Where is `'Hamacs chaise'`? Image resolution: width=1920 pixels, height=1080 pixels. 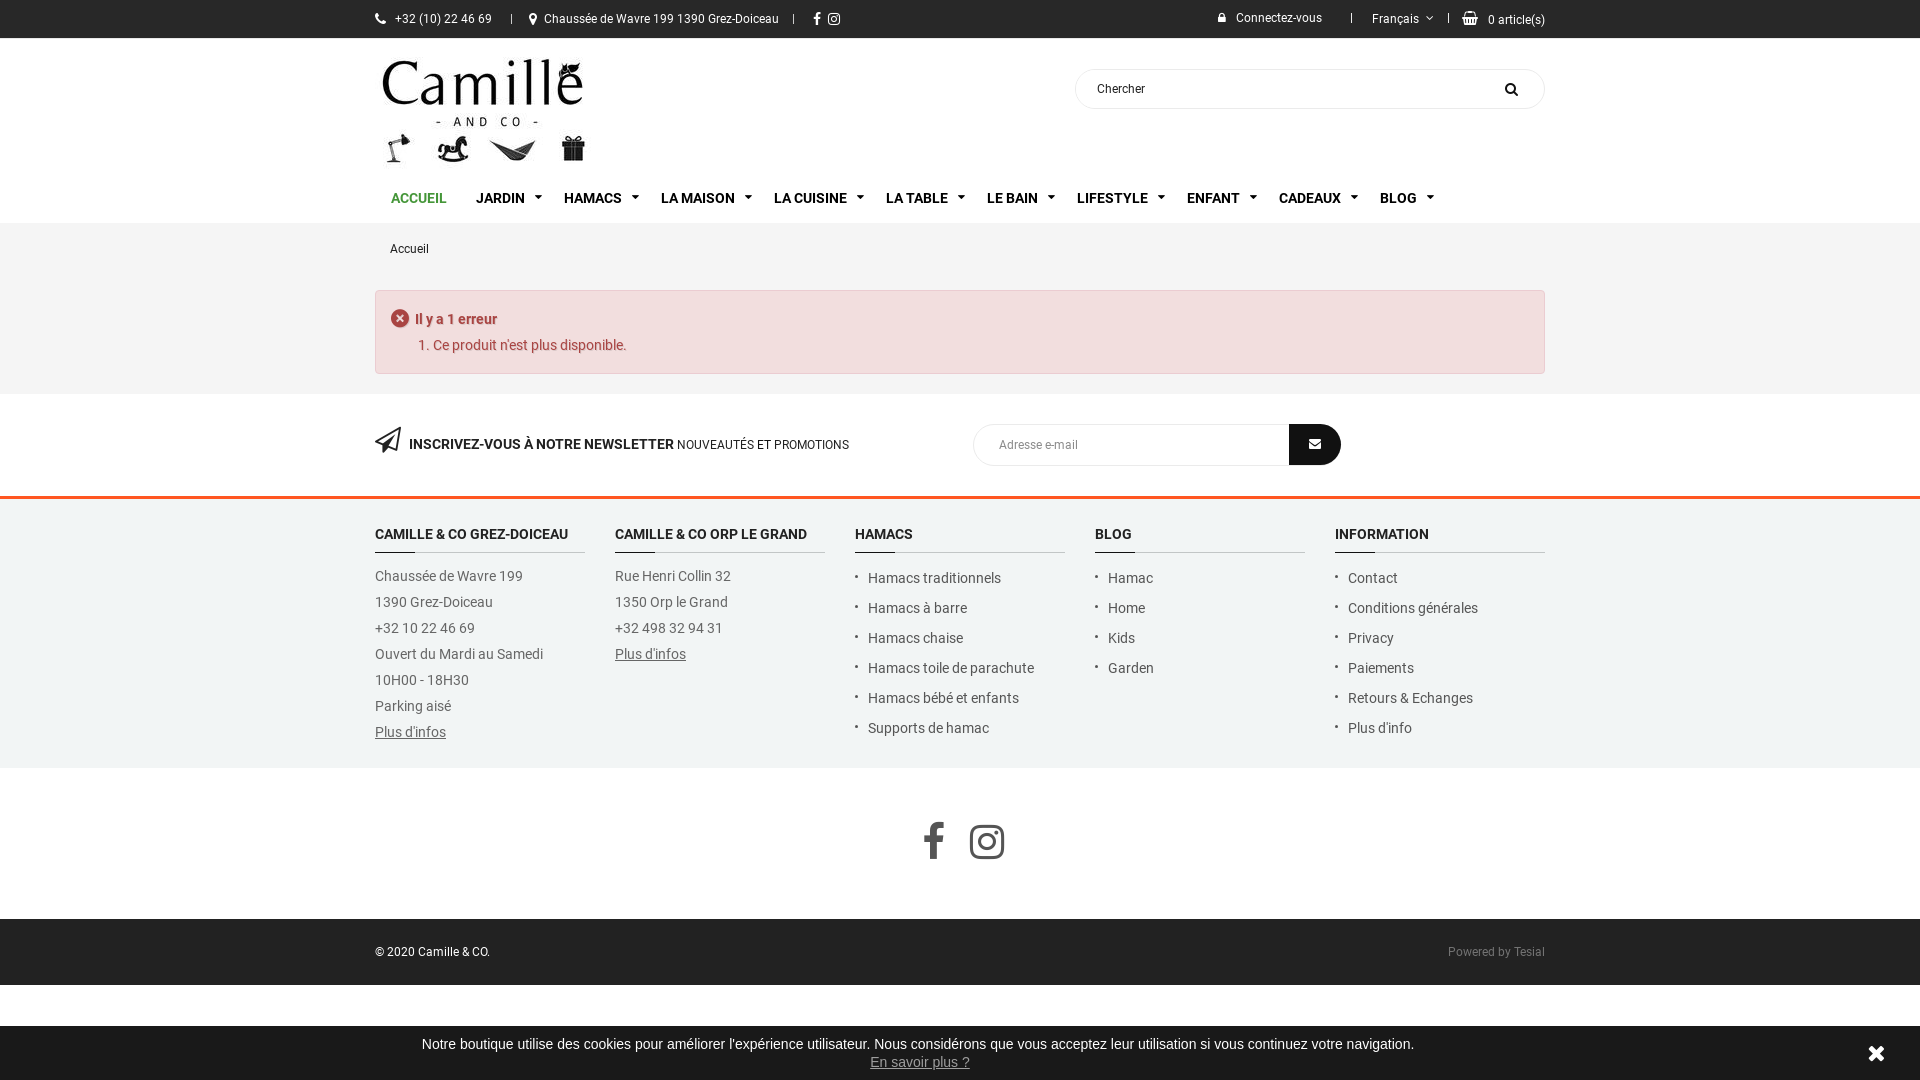
'Hamacs chaise' is located at coordinates (960, 637).